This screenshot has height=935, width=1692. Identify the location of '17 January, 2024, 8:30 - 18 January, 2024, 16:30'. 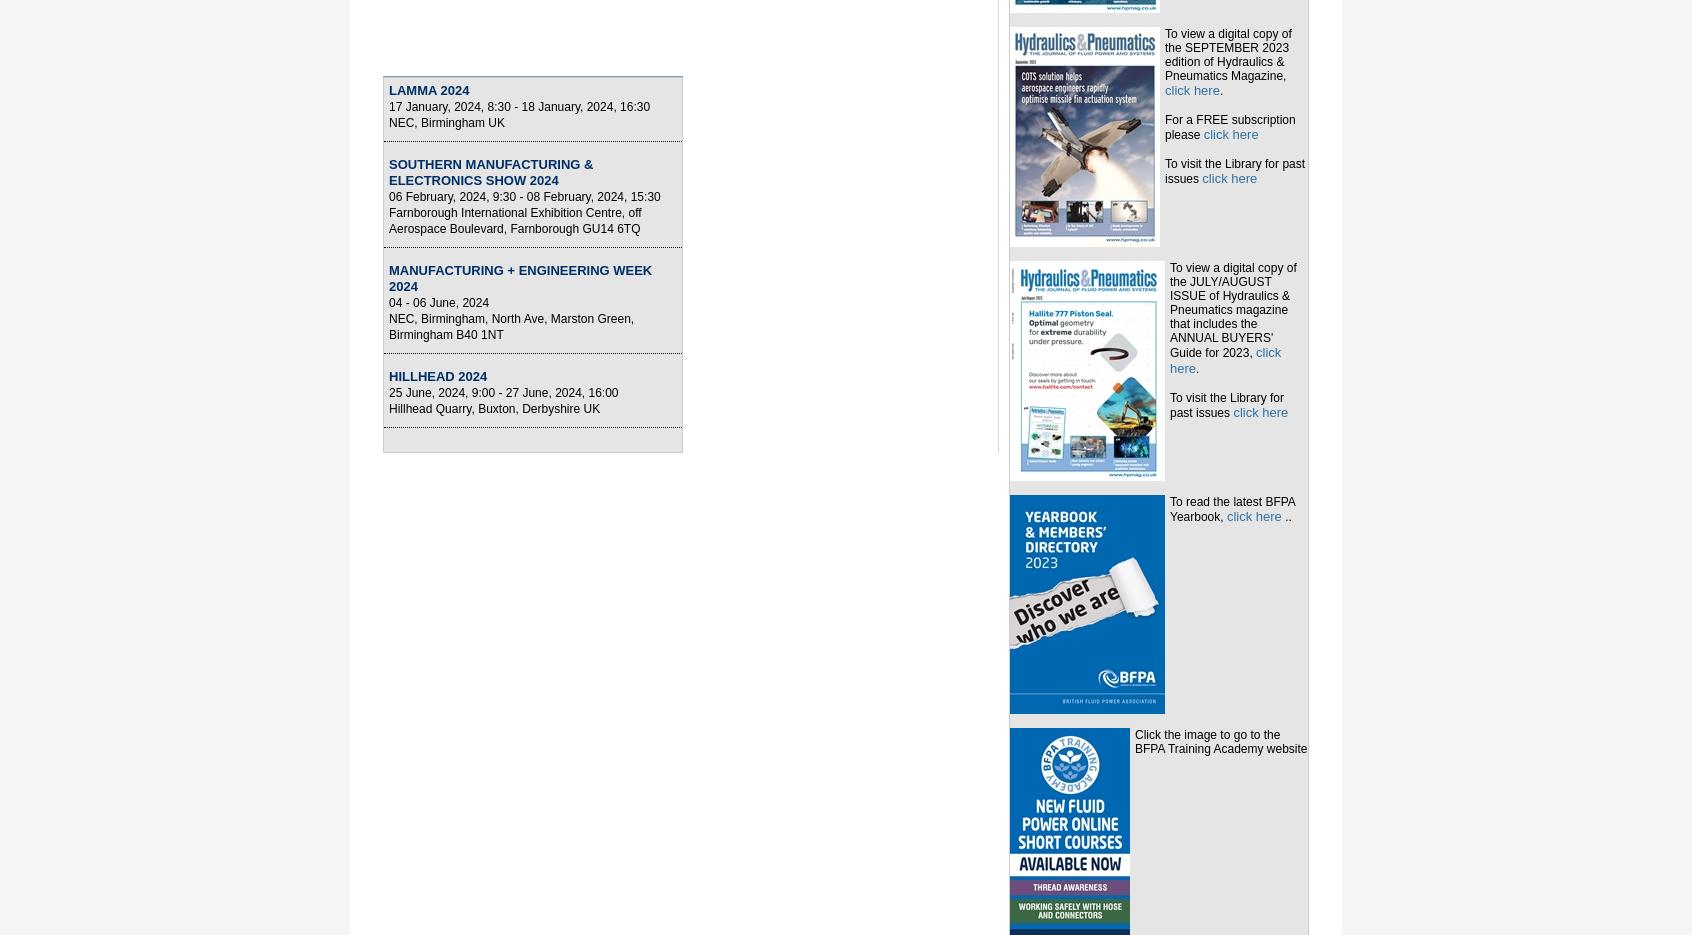
(519, 105).